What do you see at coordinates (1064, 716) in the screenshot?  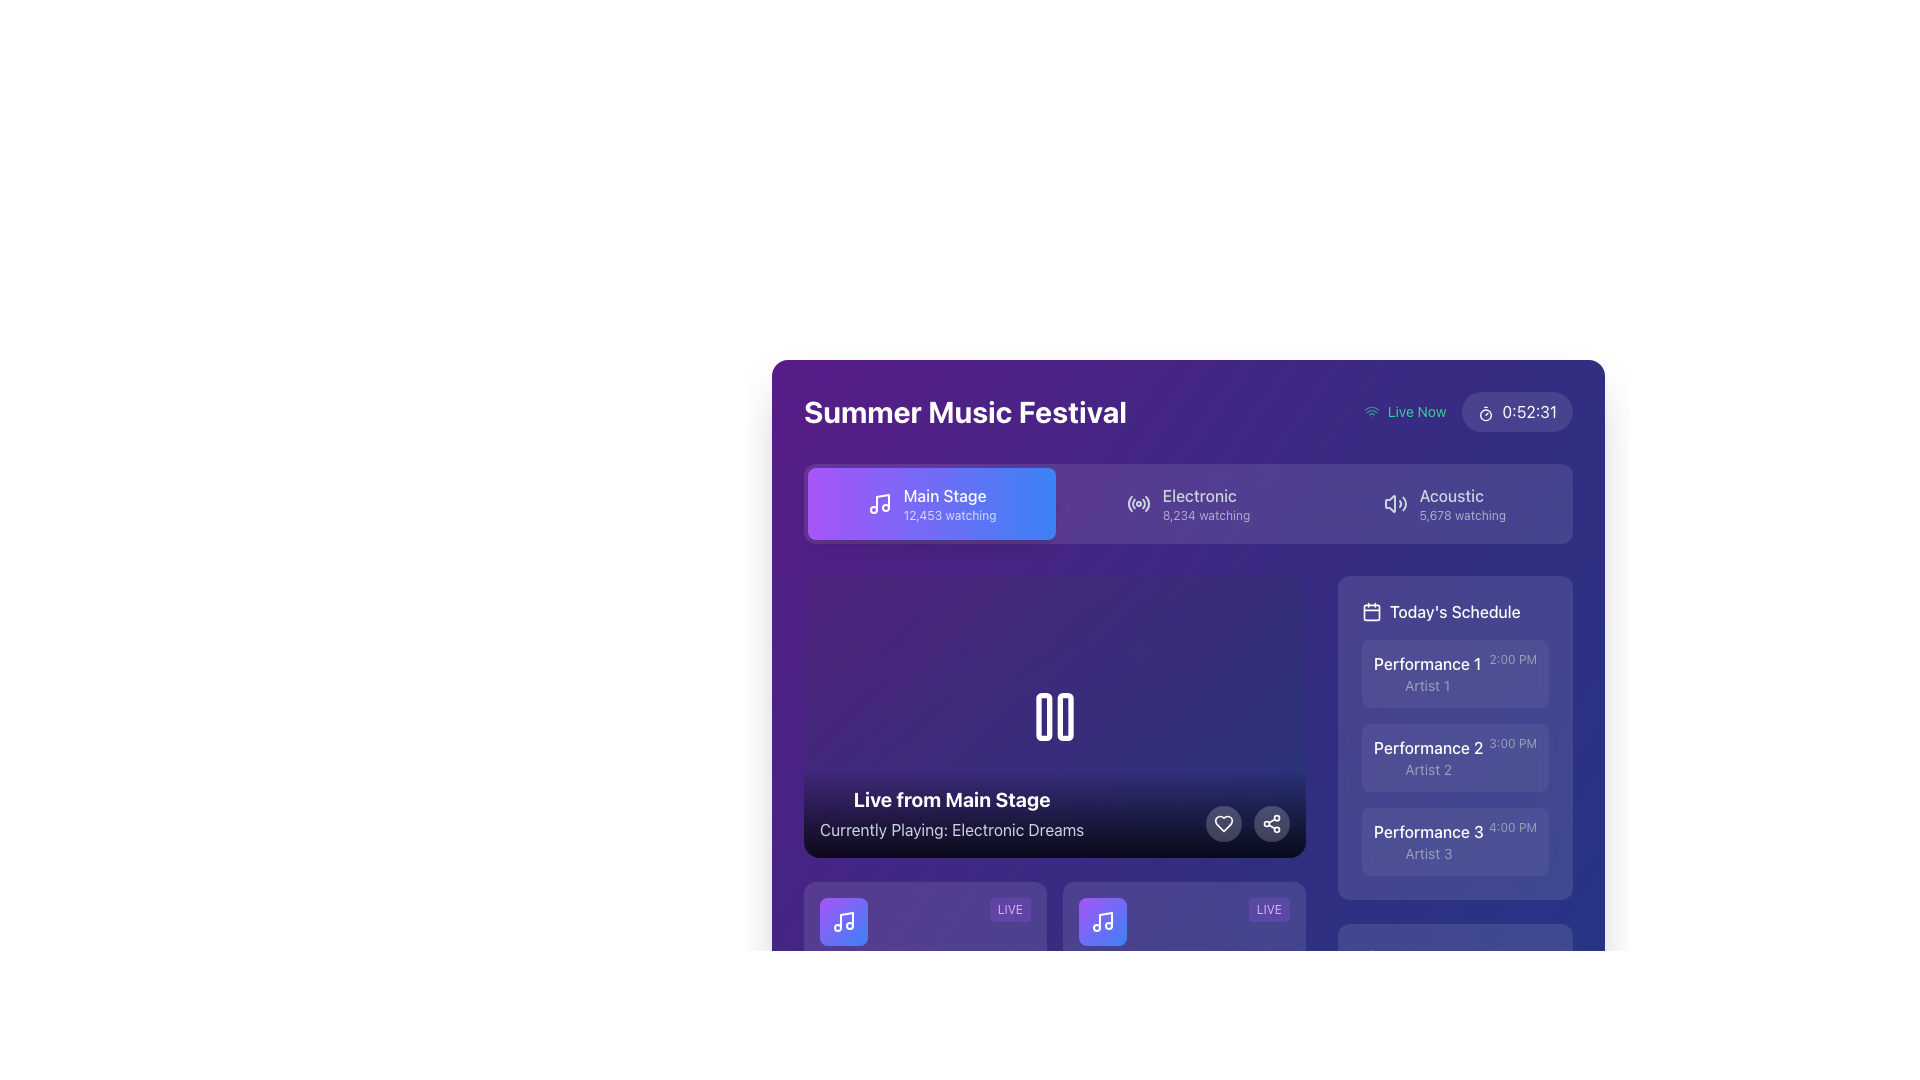 I see `the second vertical bar of the pause icon, which is a purple rectangle with rounded corners located on the right side of the first bar, under the 'Live from Main Stage' text` at bounding box center [1064, 716].